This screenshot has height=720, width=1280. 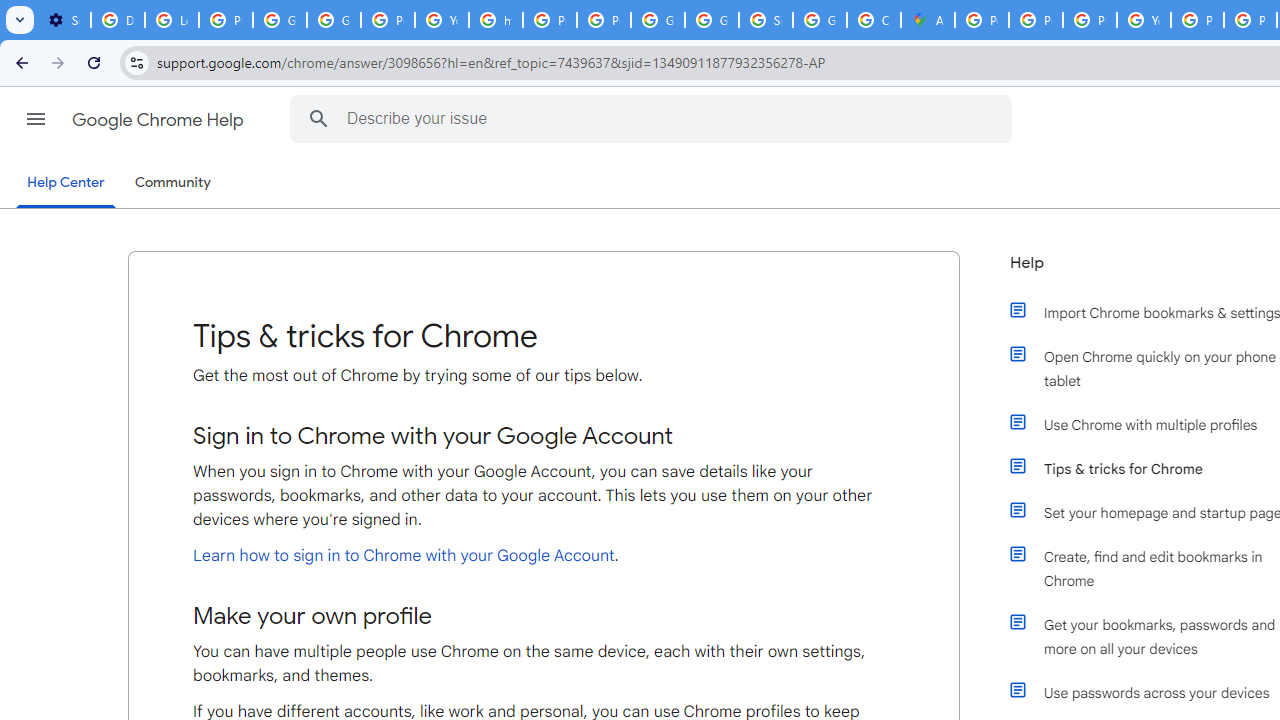 What do you see at coordinates (402, 555) in the screenshot?
I see `'Learn how to sign in to Chrome with your Google Account'` at bounding box center [402, 555].